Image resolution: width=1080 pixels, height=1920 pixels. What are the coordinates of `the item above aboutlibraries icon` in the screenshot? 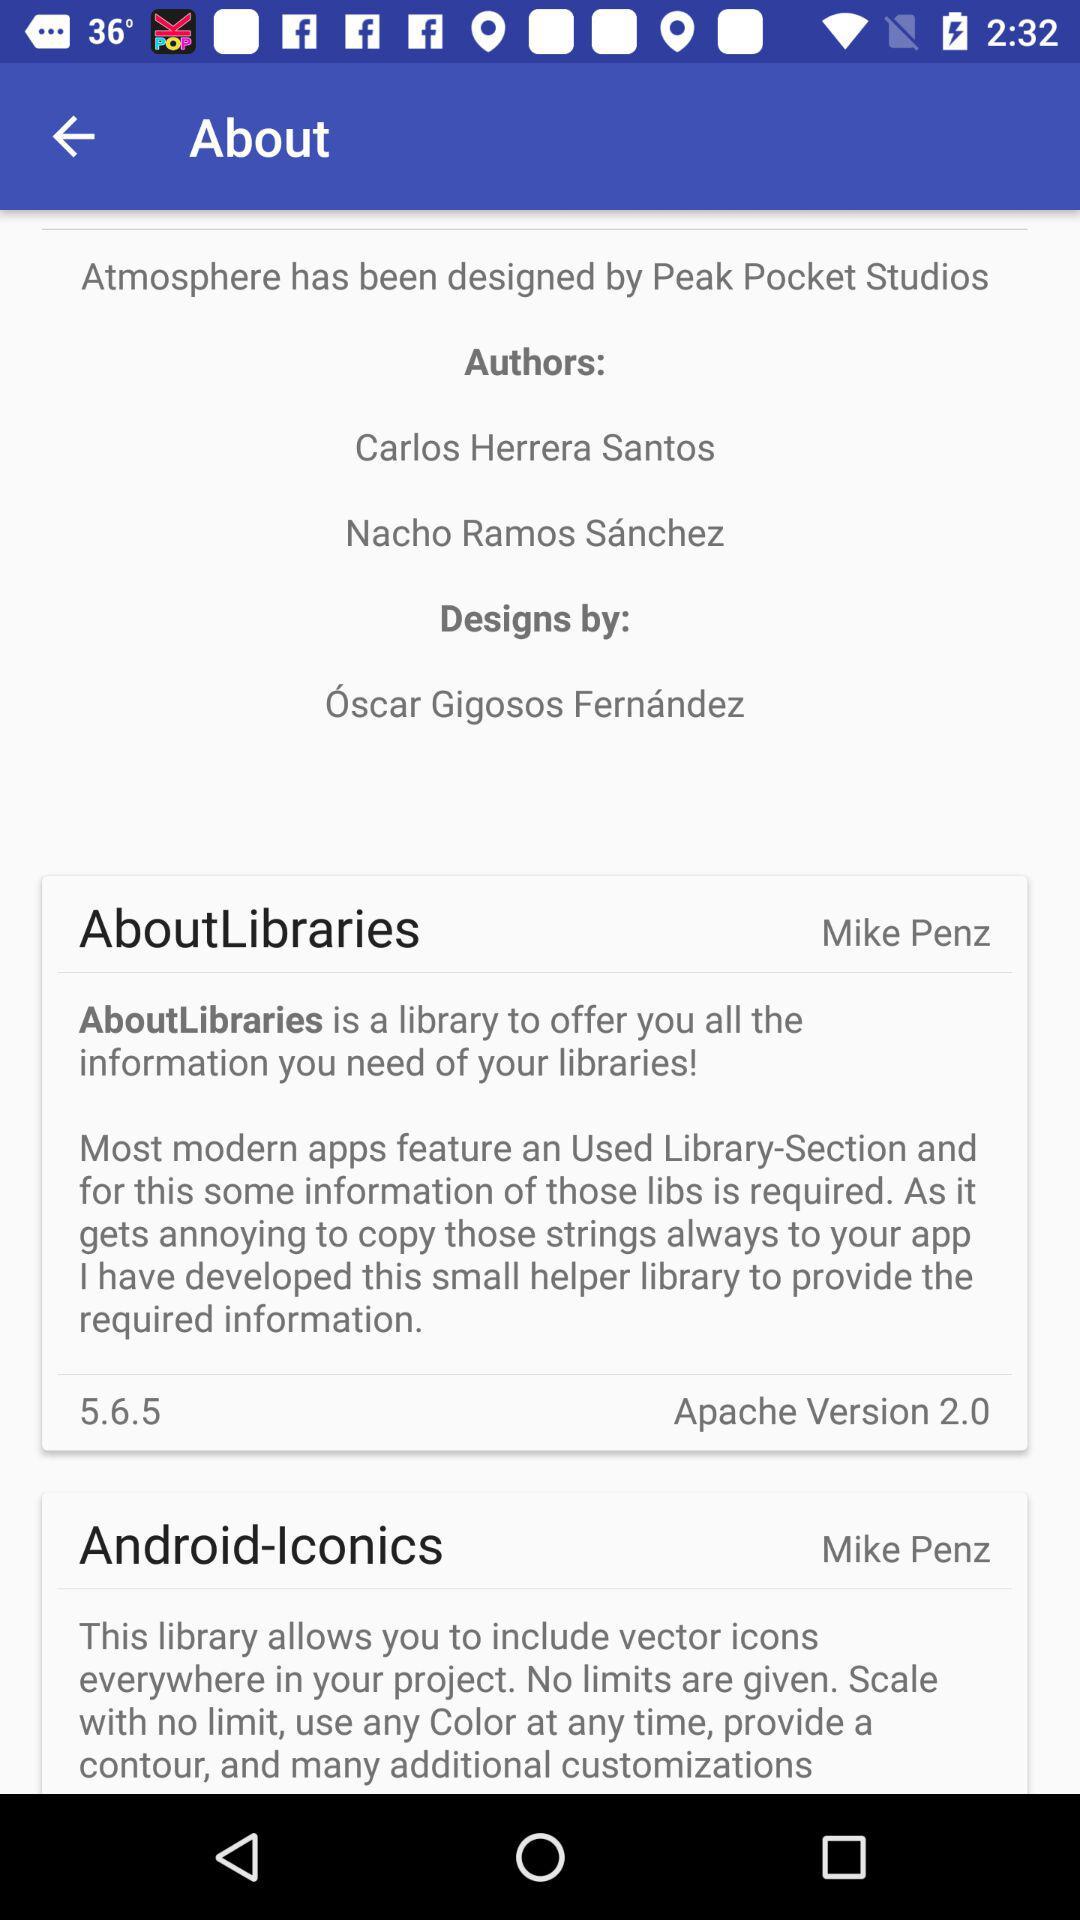 It's located at (533, 531).